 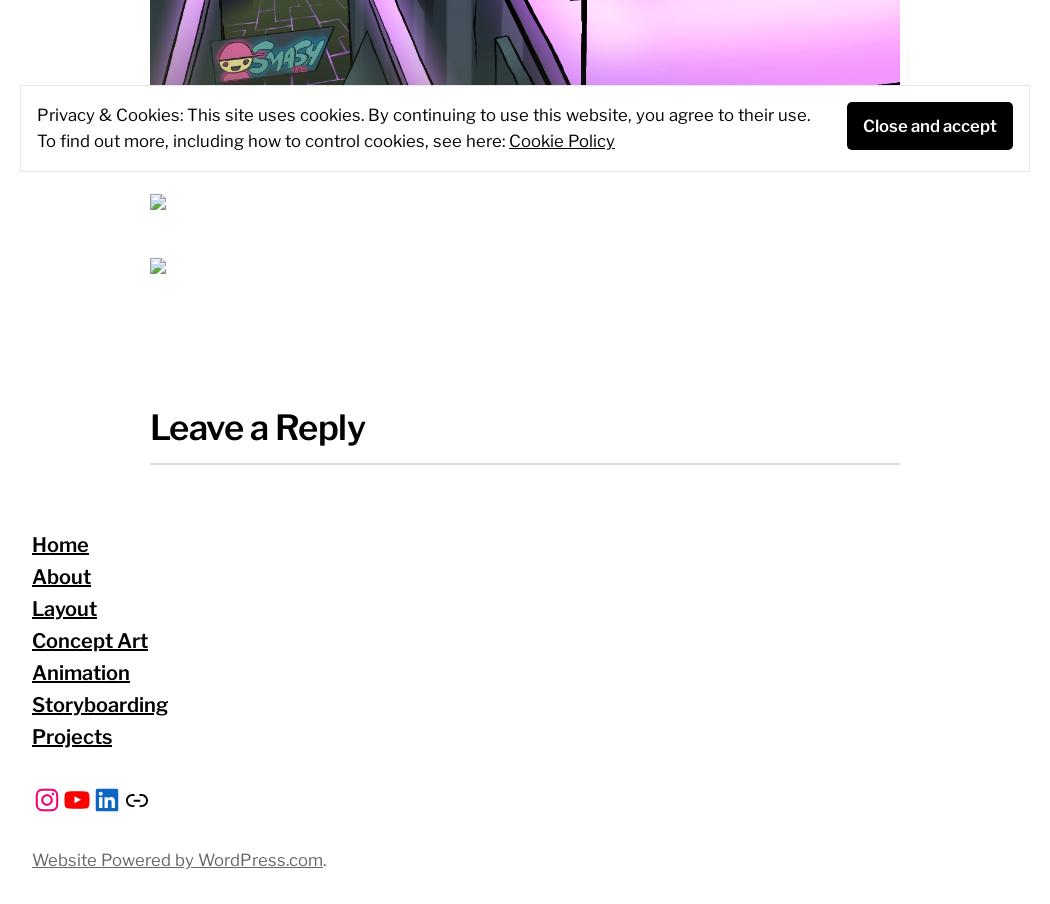 What do you see at coordinates (60, 576) in the screenshot?
I see `'About'` at bounding box center [60, 576].